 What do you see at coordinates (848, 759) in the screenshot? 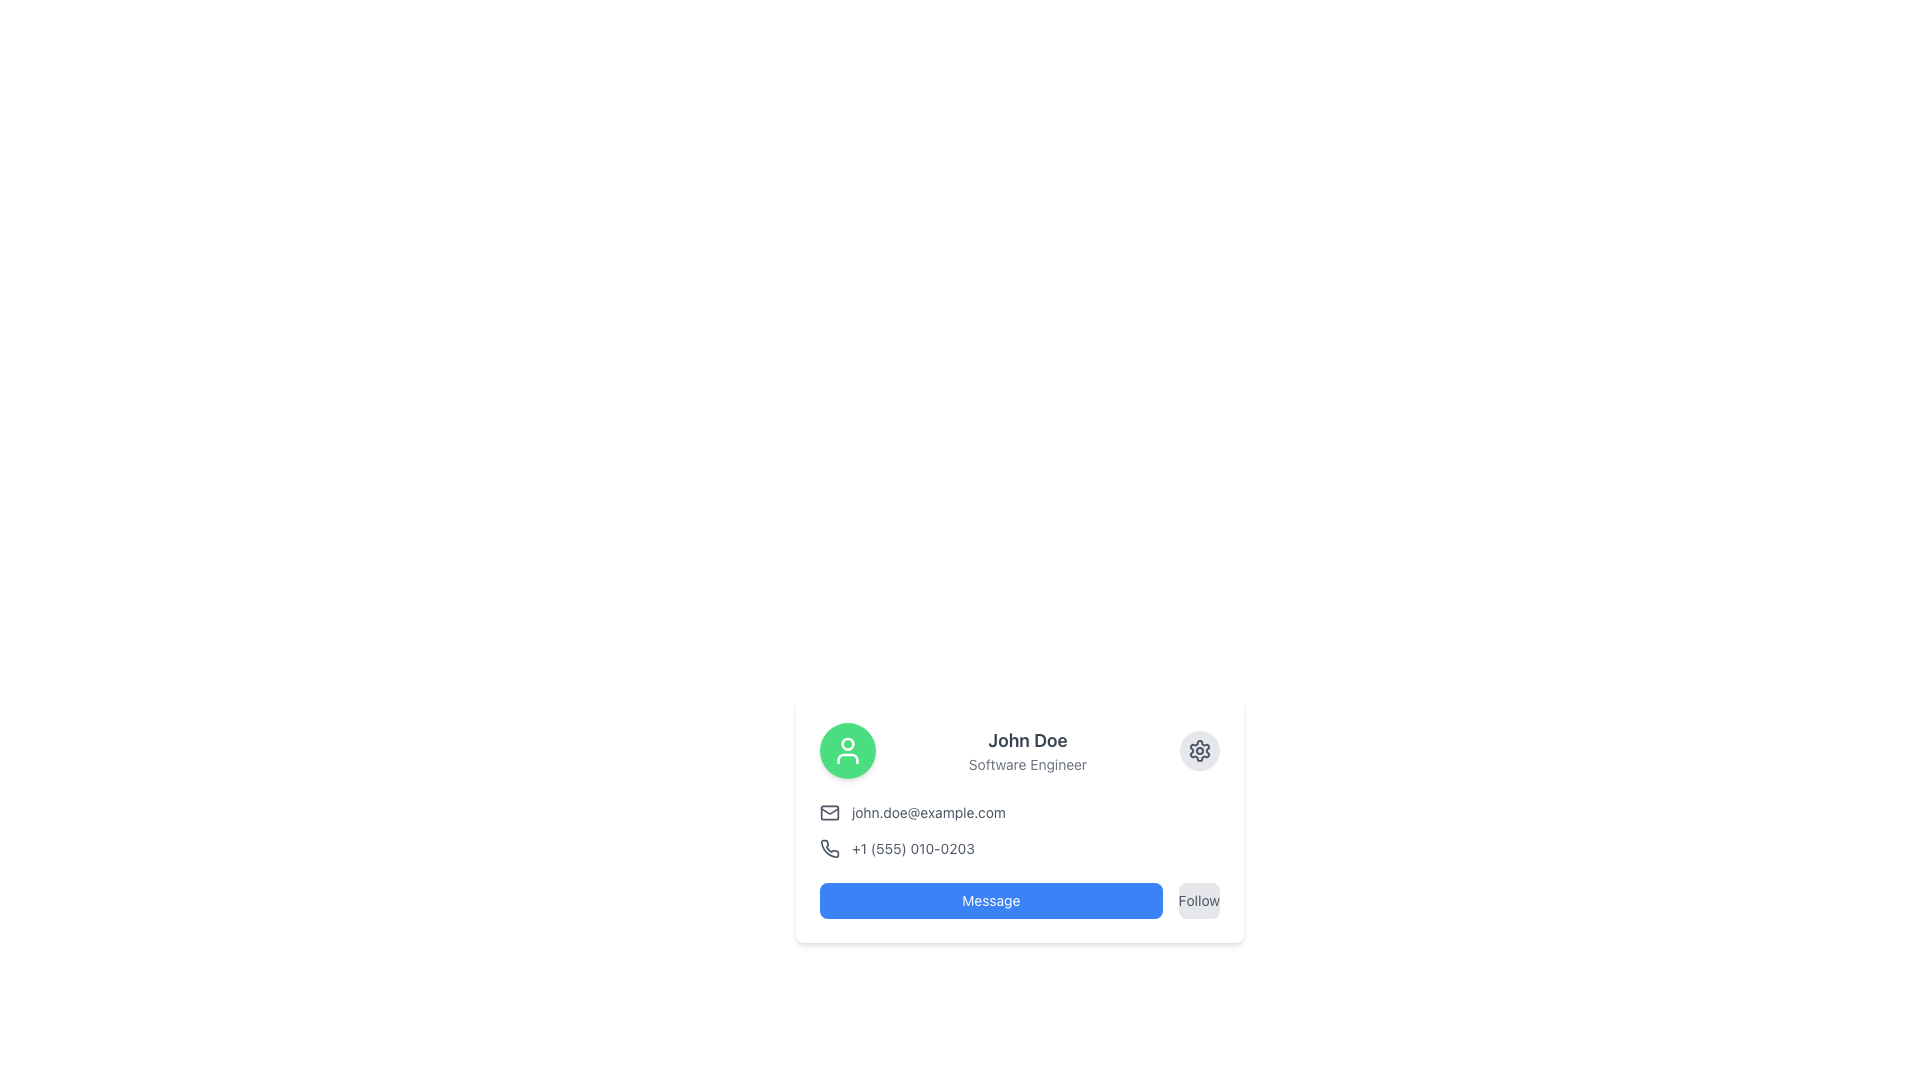
I see `properties of the user profile icon, which is the curved line forming the bottom part of the icon resembling a person, located on the green circular badge in the upper left corner of the card layout next to 'John Doe.'` at bounding box center [848, 759].